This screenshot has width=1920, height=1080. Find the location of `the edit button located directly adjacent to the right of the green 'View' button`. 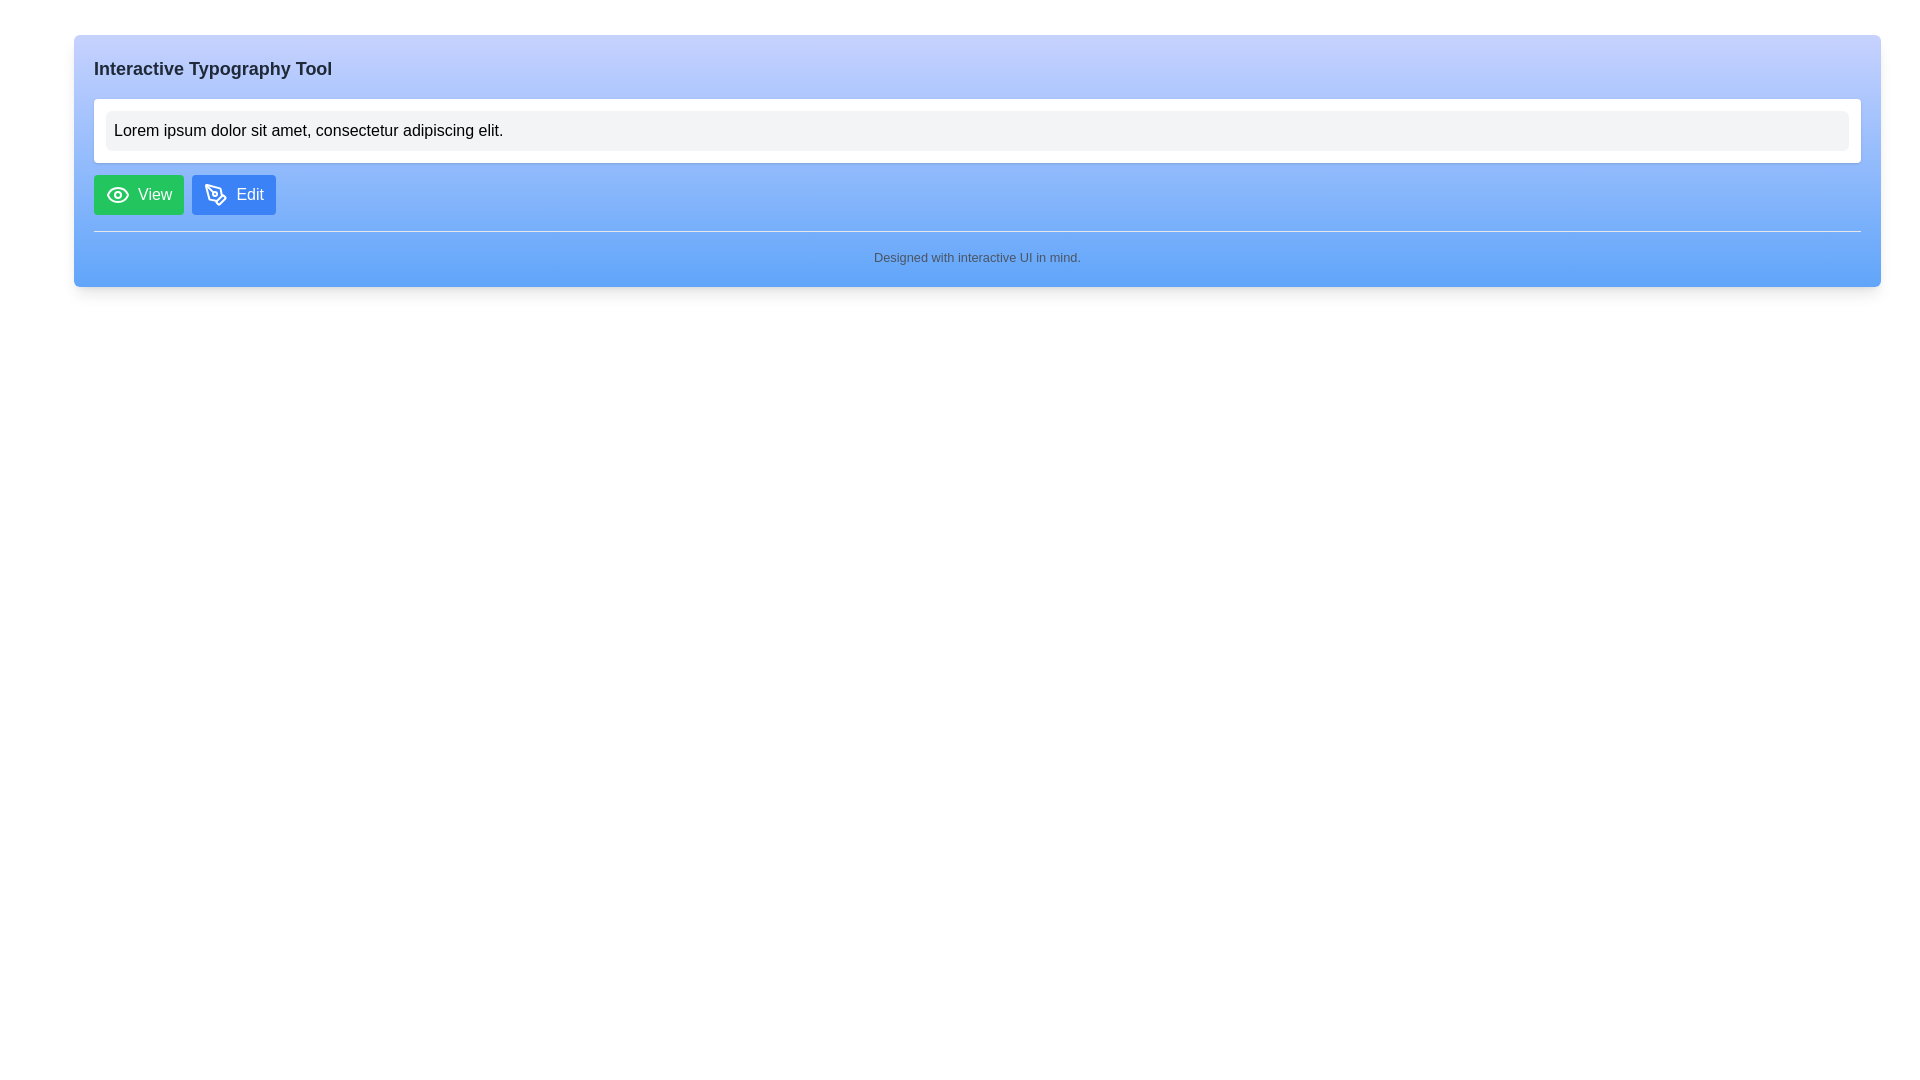

the edit button located directly adjacent to the right of the green 'View' button is located at coordinates (234, 195).